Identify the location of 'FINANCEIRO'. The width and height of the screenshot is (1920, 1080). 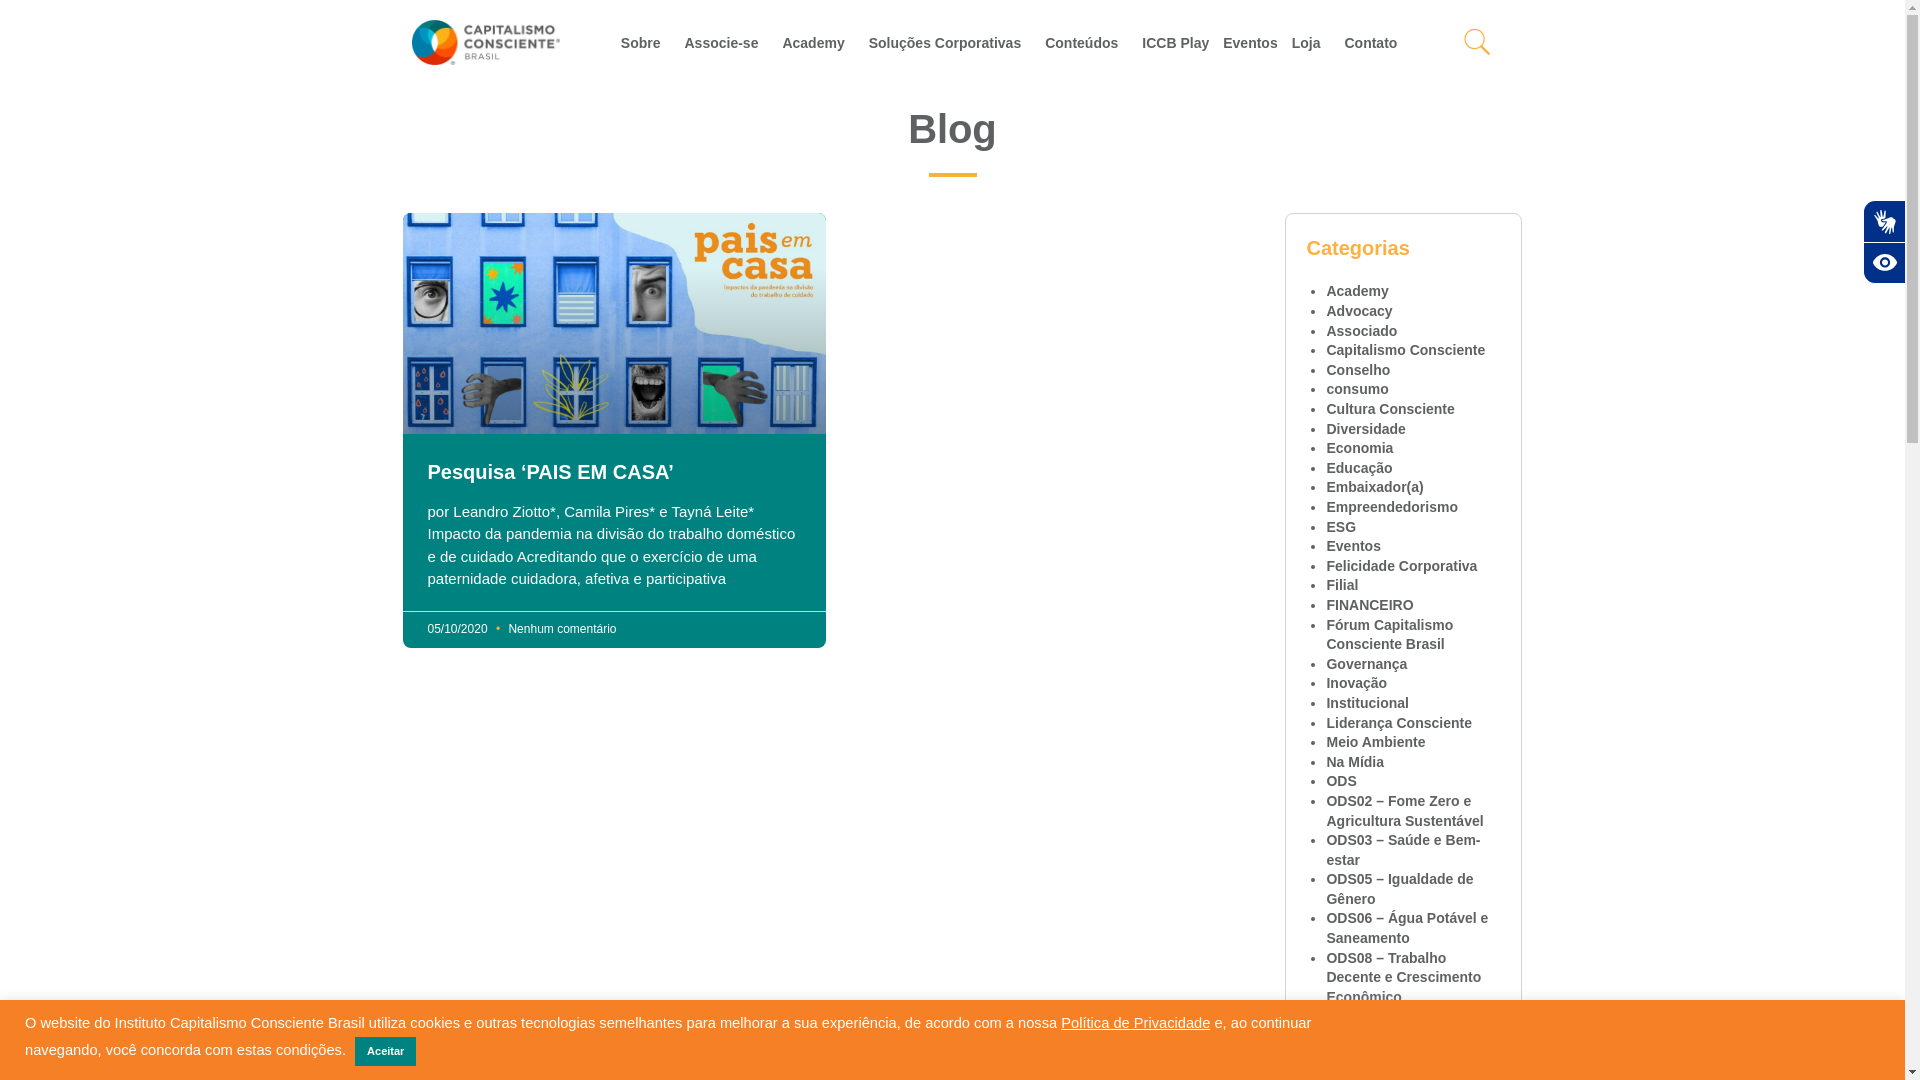
(1368, 604).